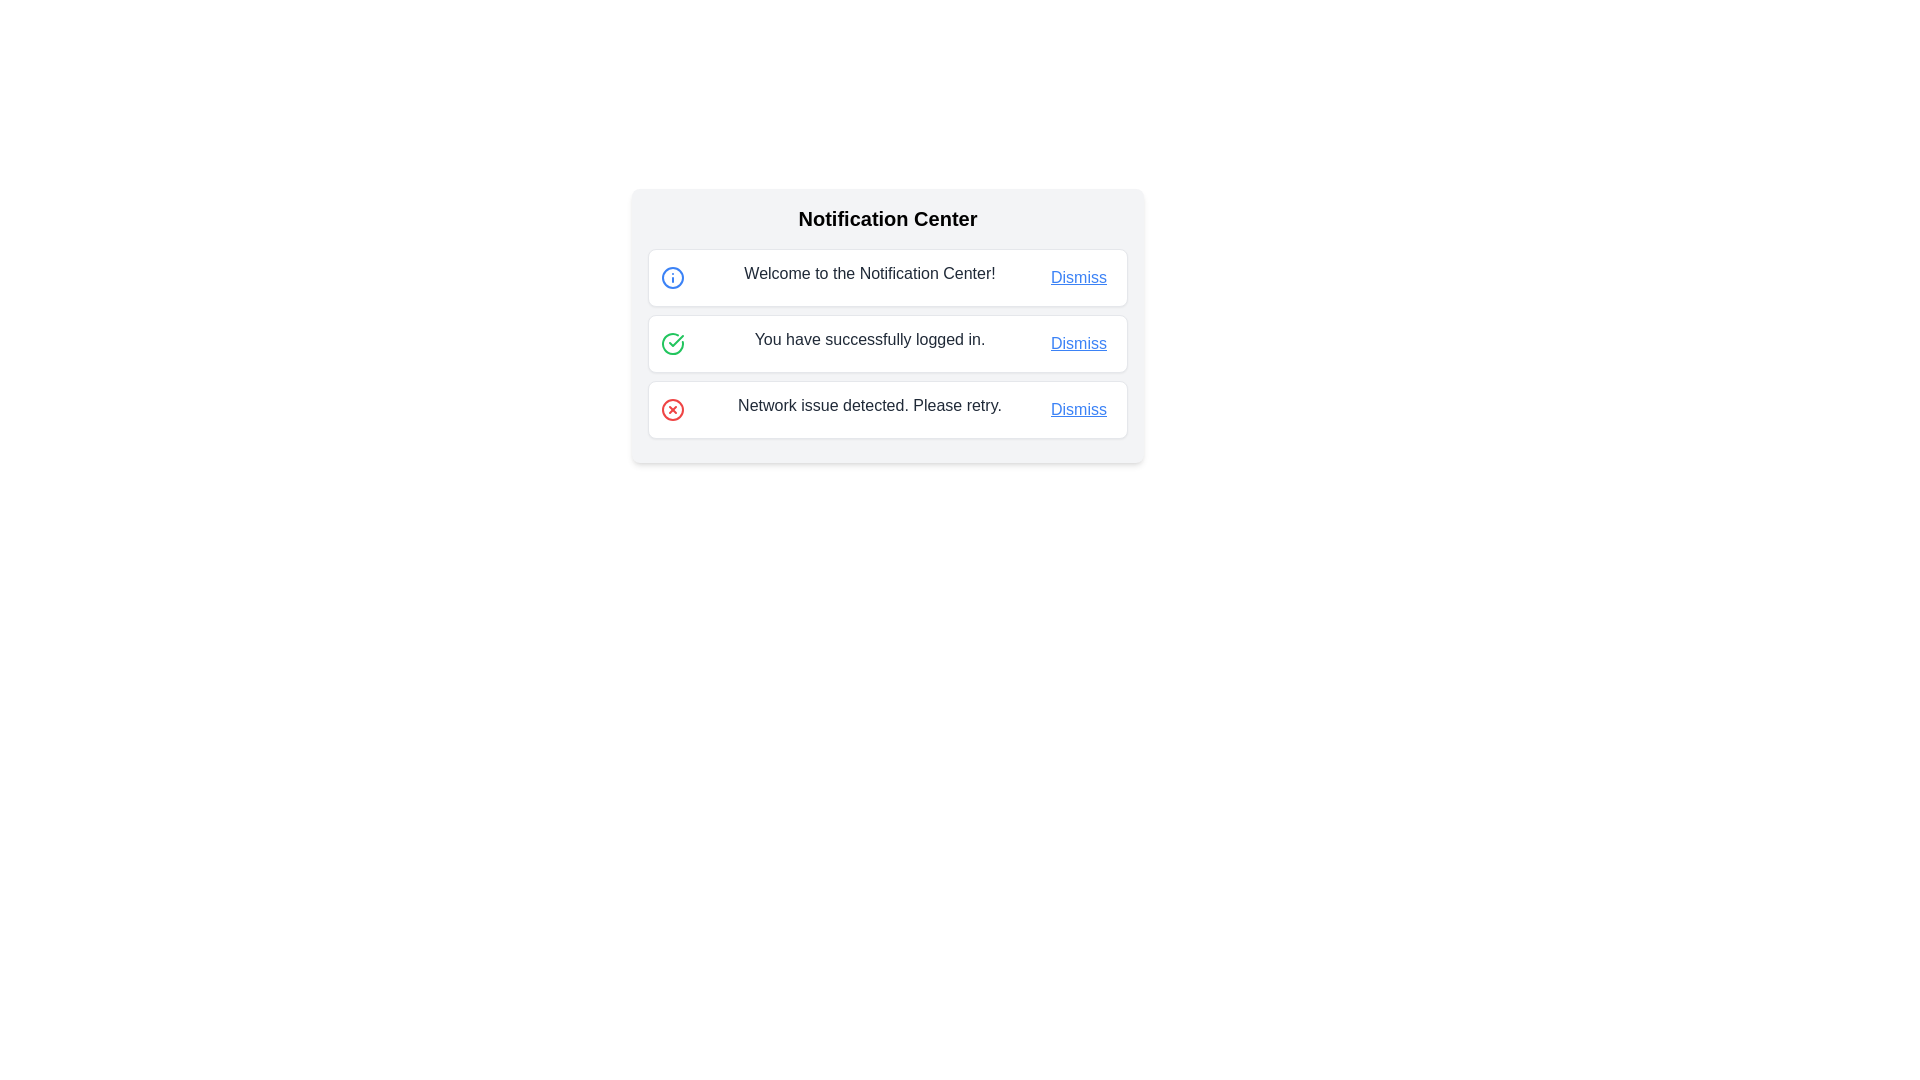 The image size is (1920, 1080). Describe the element at coordinates (1078, 408) in the screenshot. I see `the 'Dismiss' hyperlink, which is styled in blue with an underline, located at the bottom of the notification box` at that location.